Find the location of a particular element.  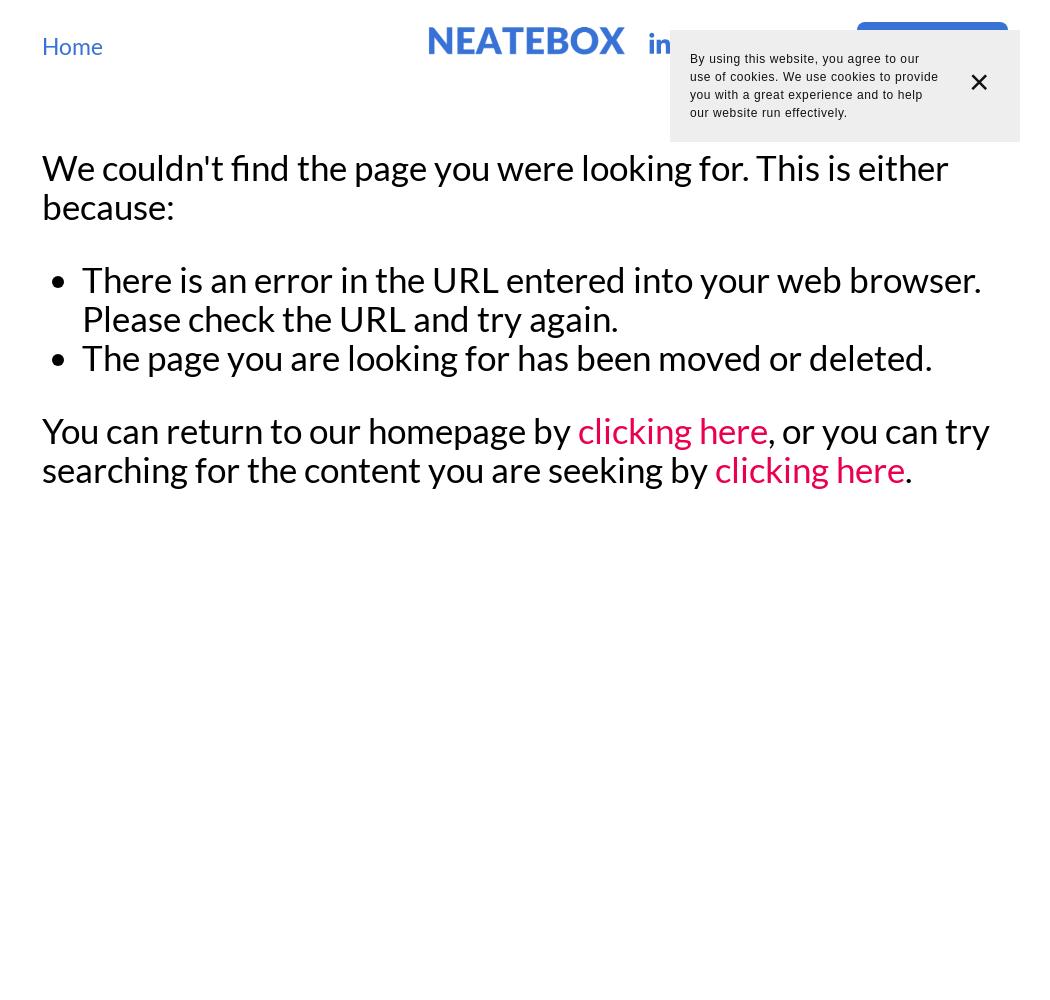

'By using this website, you agree to our use of cookies. We use cookies to provide you with a great experience and to help our website run effectively.' is located at coordinates (812, 85).